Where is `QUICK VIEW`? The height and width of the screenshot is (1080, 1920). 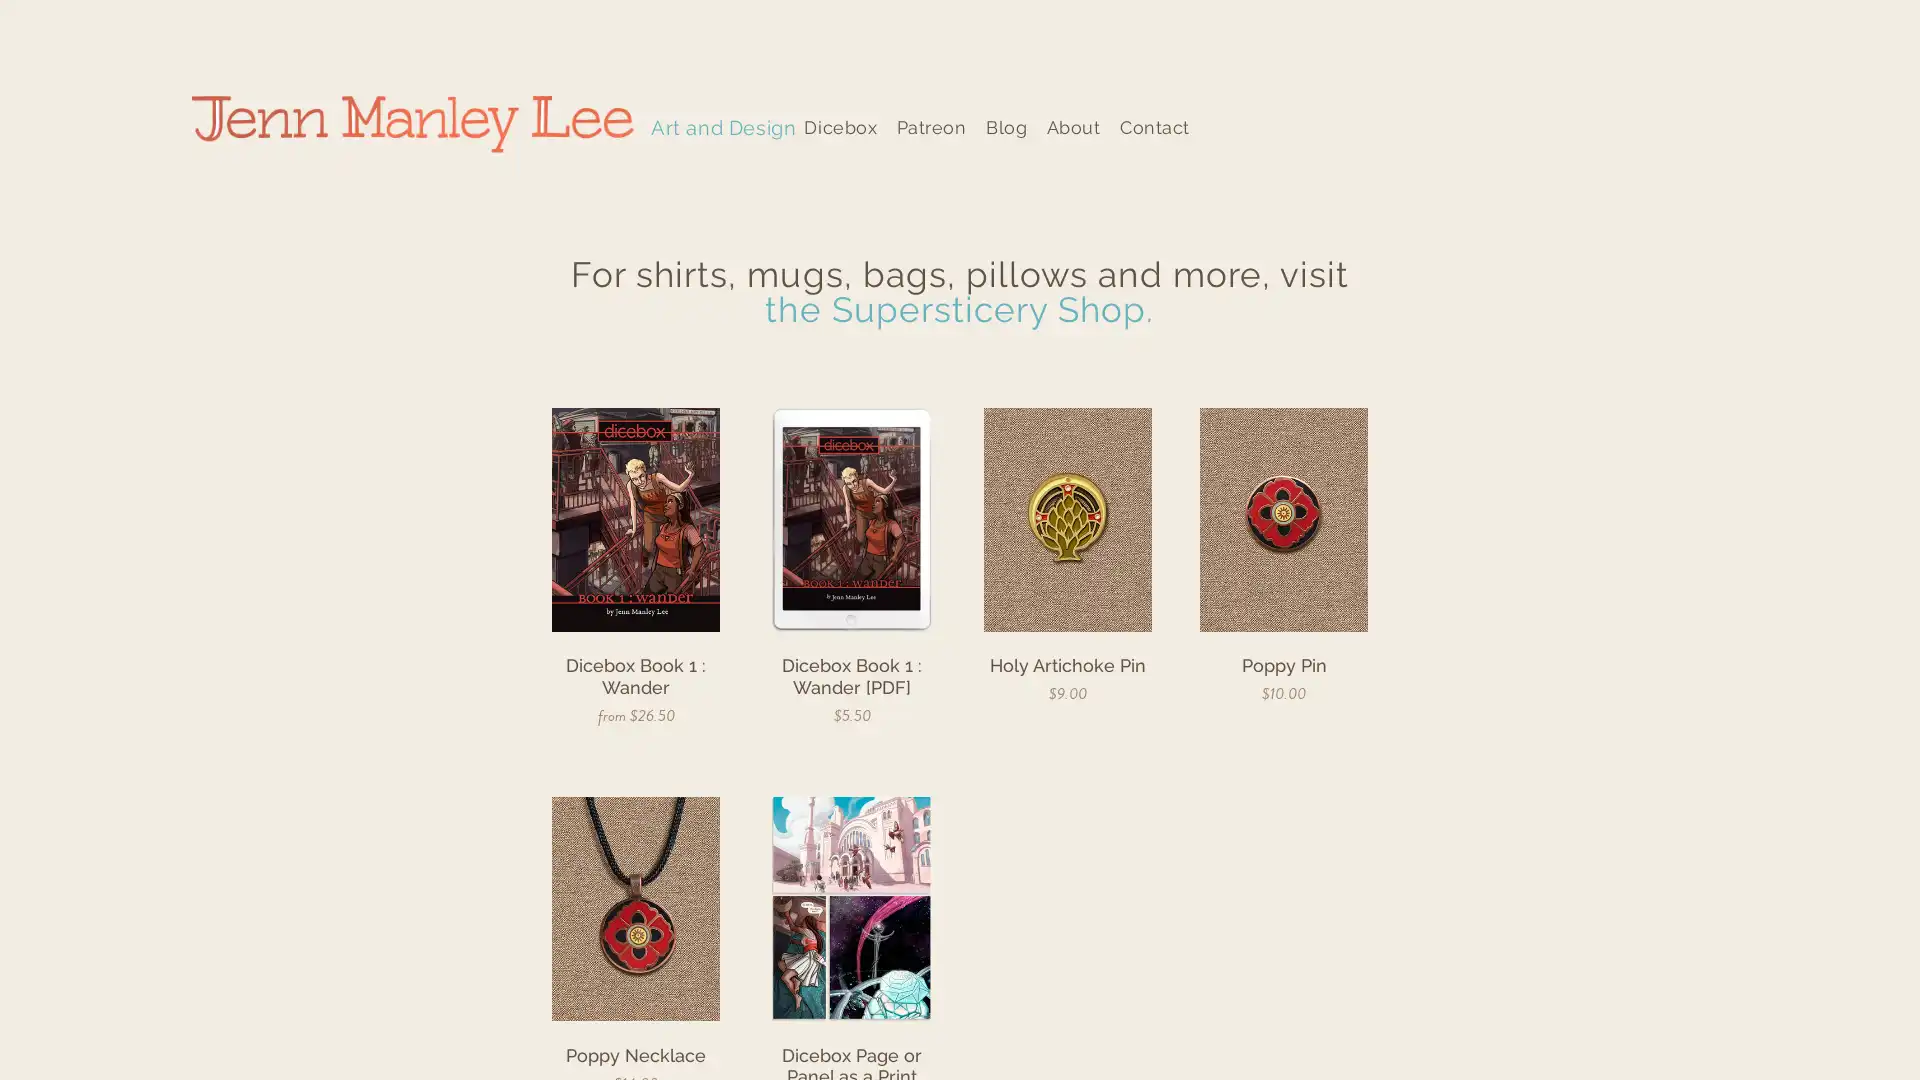
QUICK VIEW is located at coordinates (851, 684).